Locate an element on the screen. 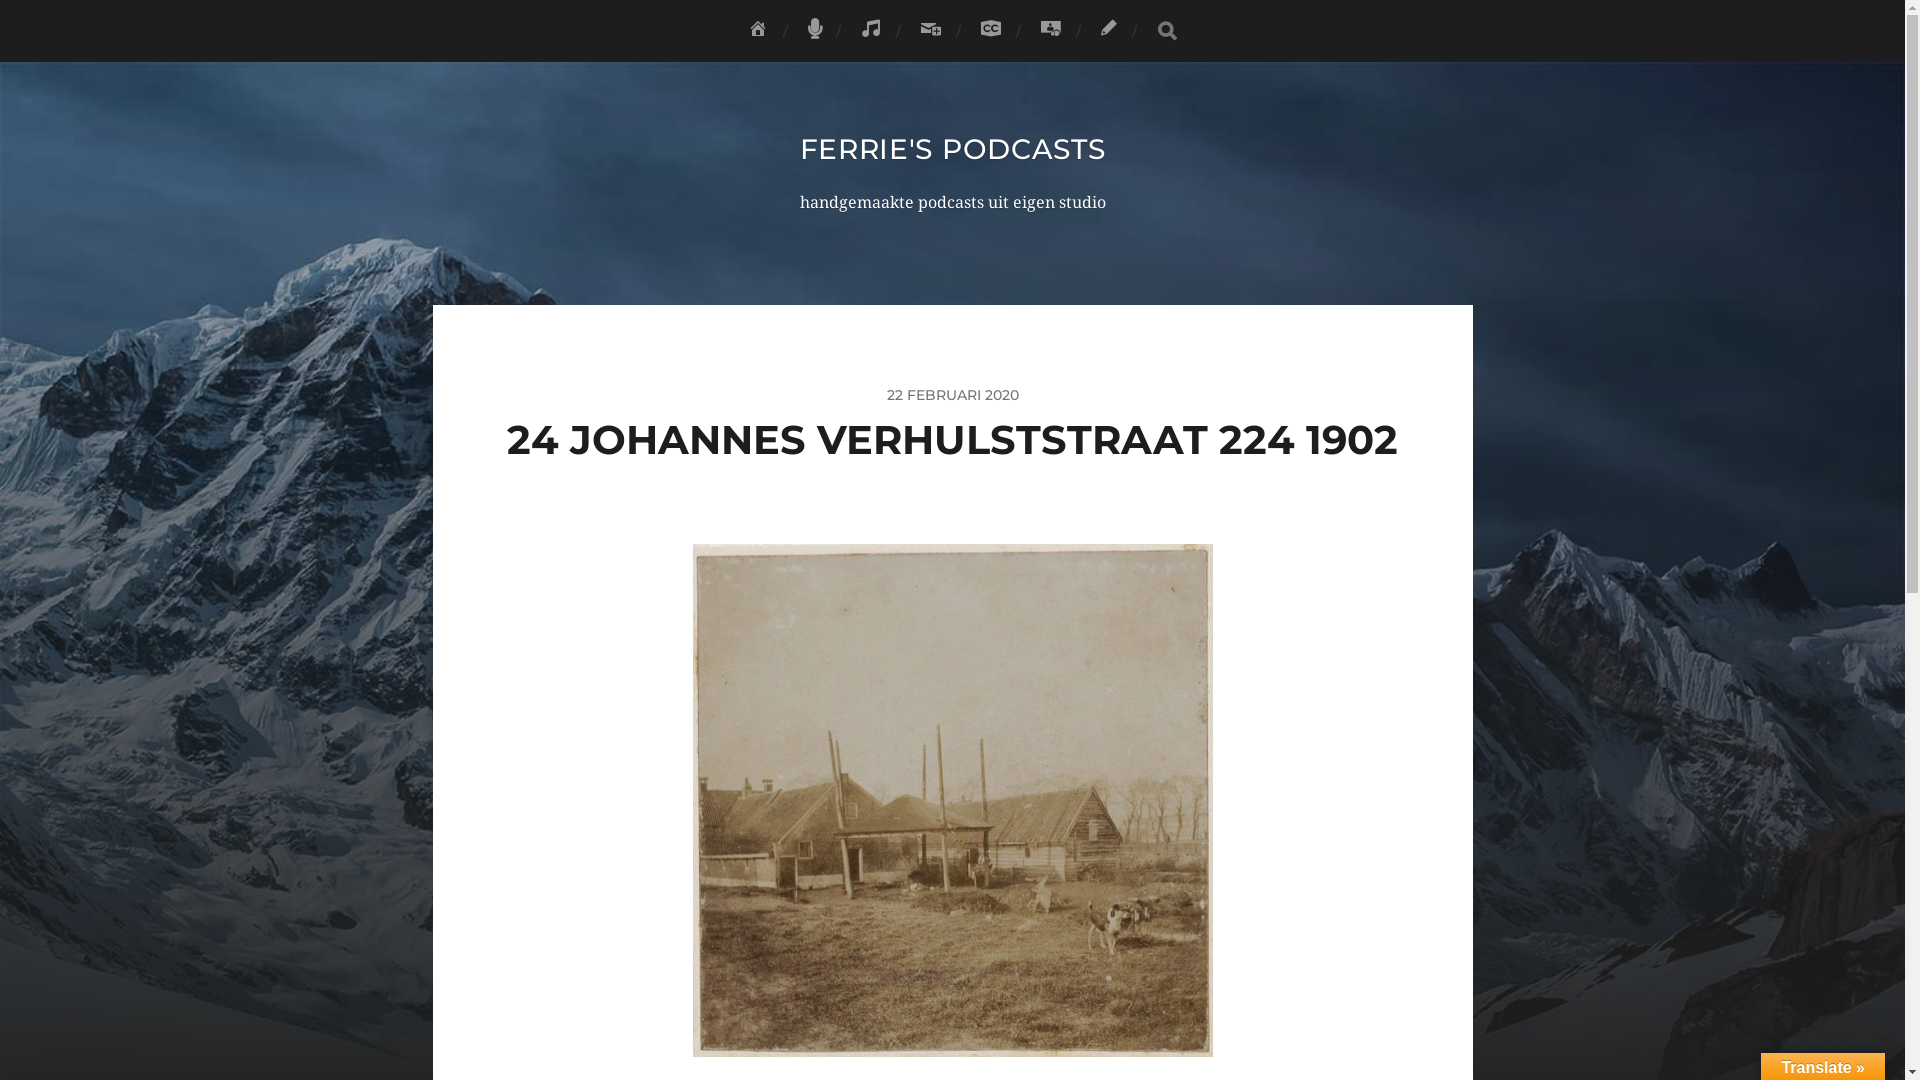 This screenshot has width=1920, height=1080. 'FERRIE' is located at coordinates (814, 30).